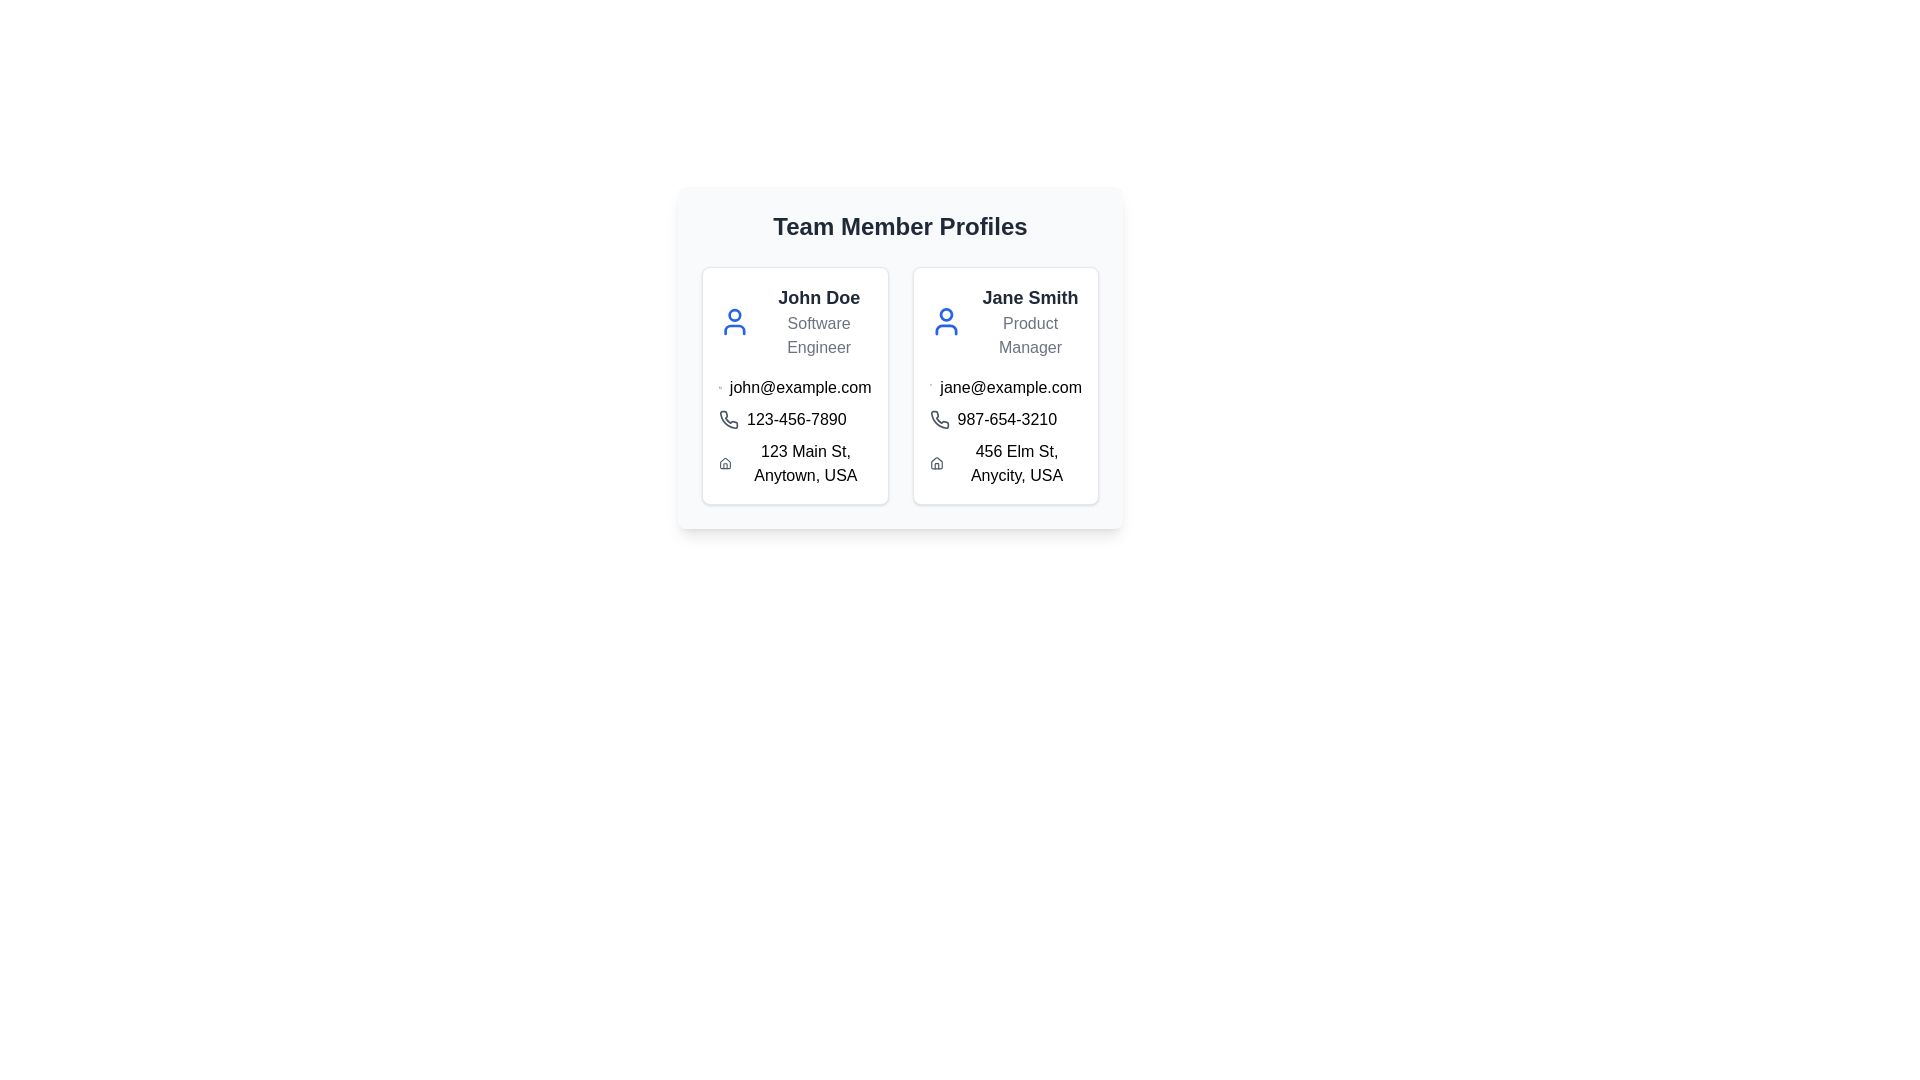 The height and width of the screenshot is (1080, 1920). What do you see at coordinates (819, 320) in the screenshot?
I see `the Text Display element that shows 'John Doe' and 'Software Engineer', located in the left card of a two-card layout` at bounding box center [819, 320].